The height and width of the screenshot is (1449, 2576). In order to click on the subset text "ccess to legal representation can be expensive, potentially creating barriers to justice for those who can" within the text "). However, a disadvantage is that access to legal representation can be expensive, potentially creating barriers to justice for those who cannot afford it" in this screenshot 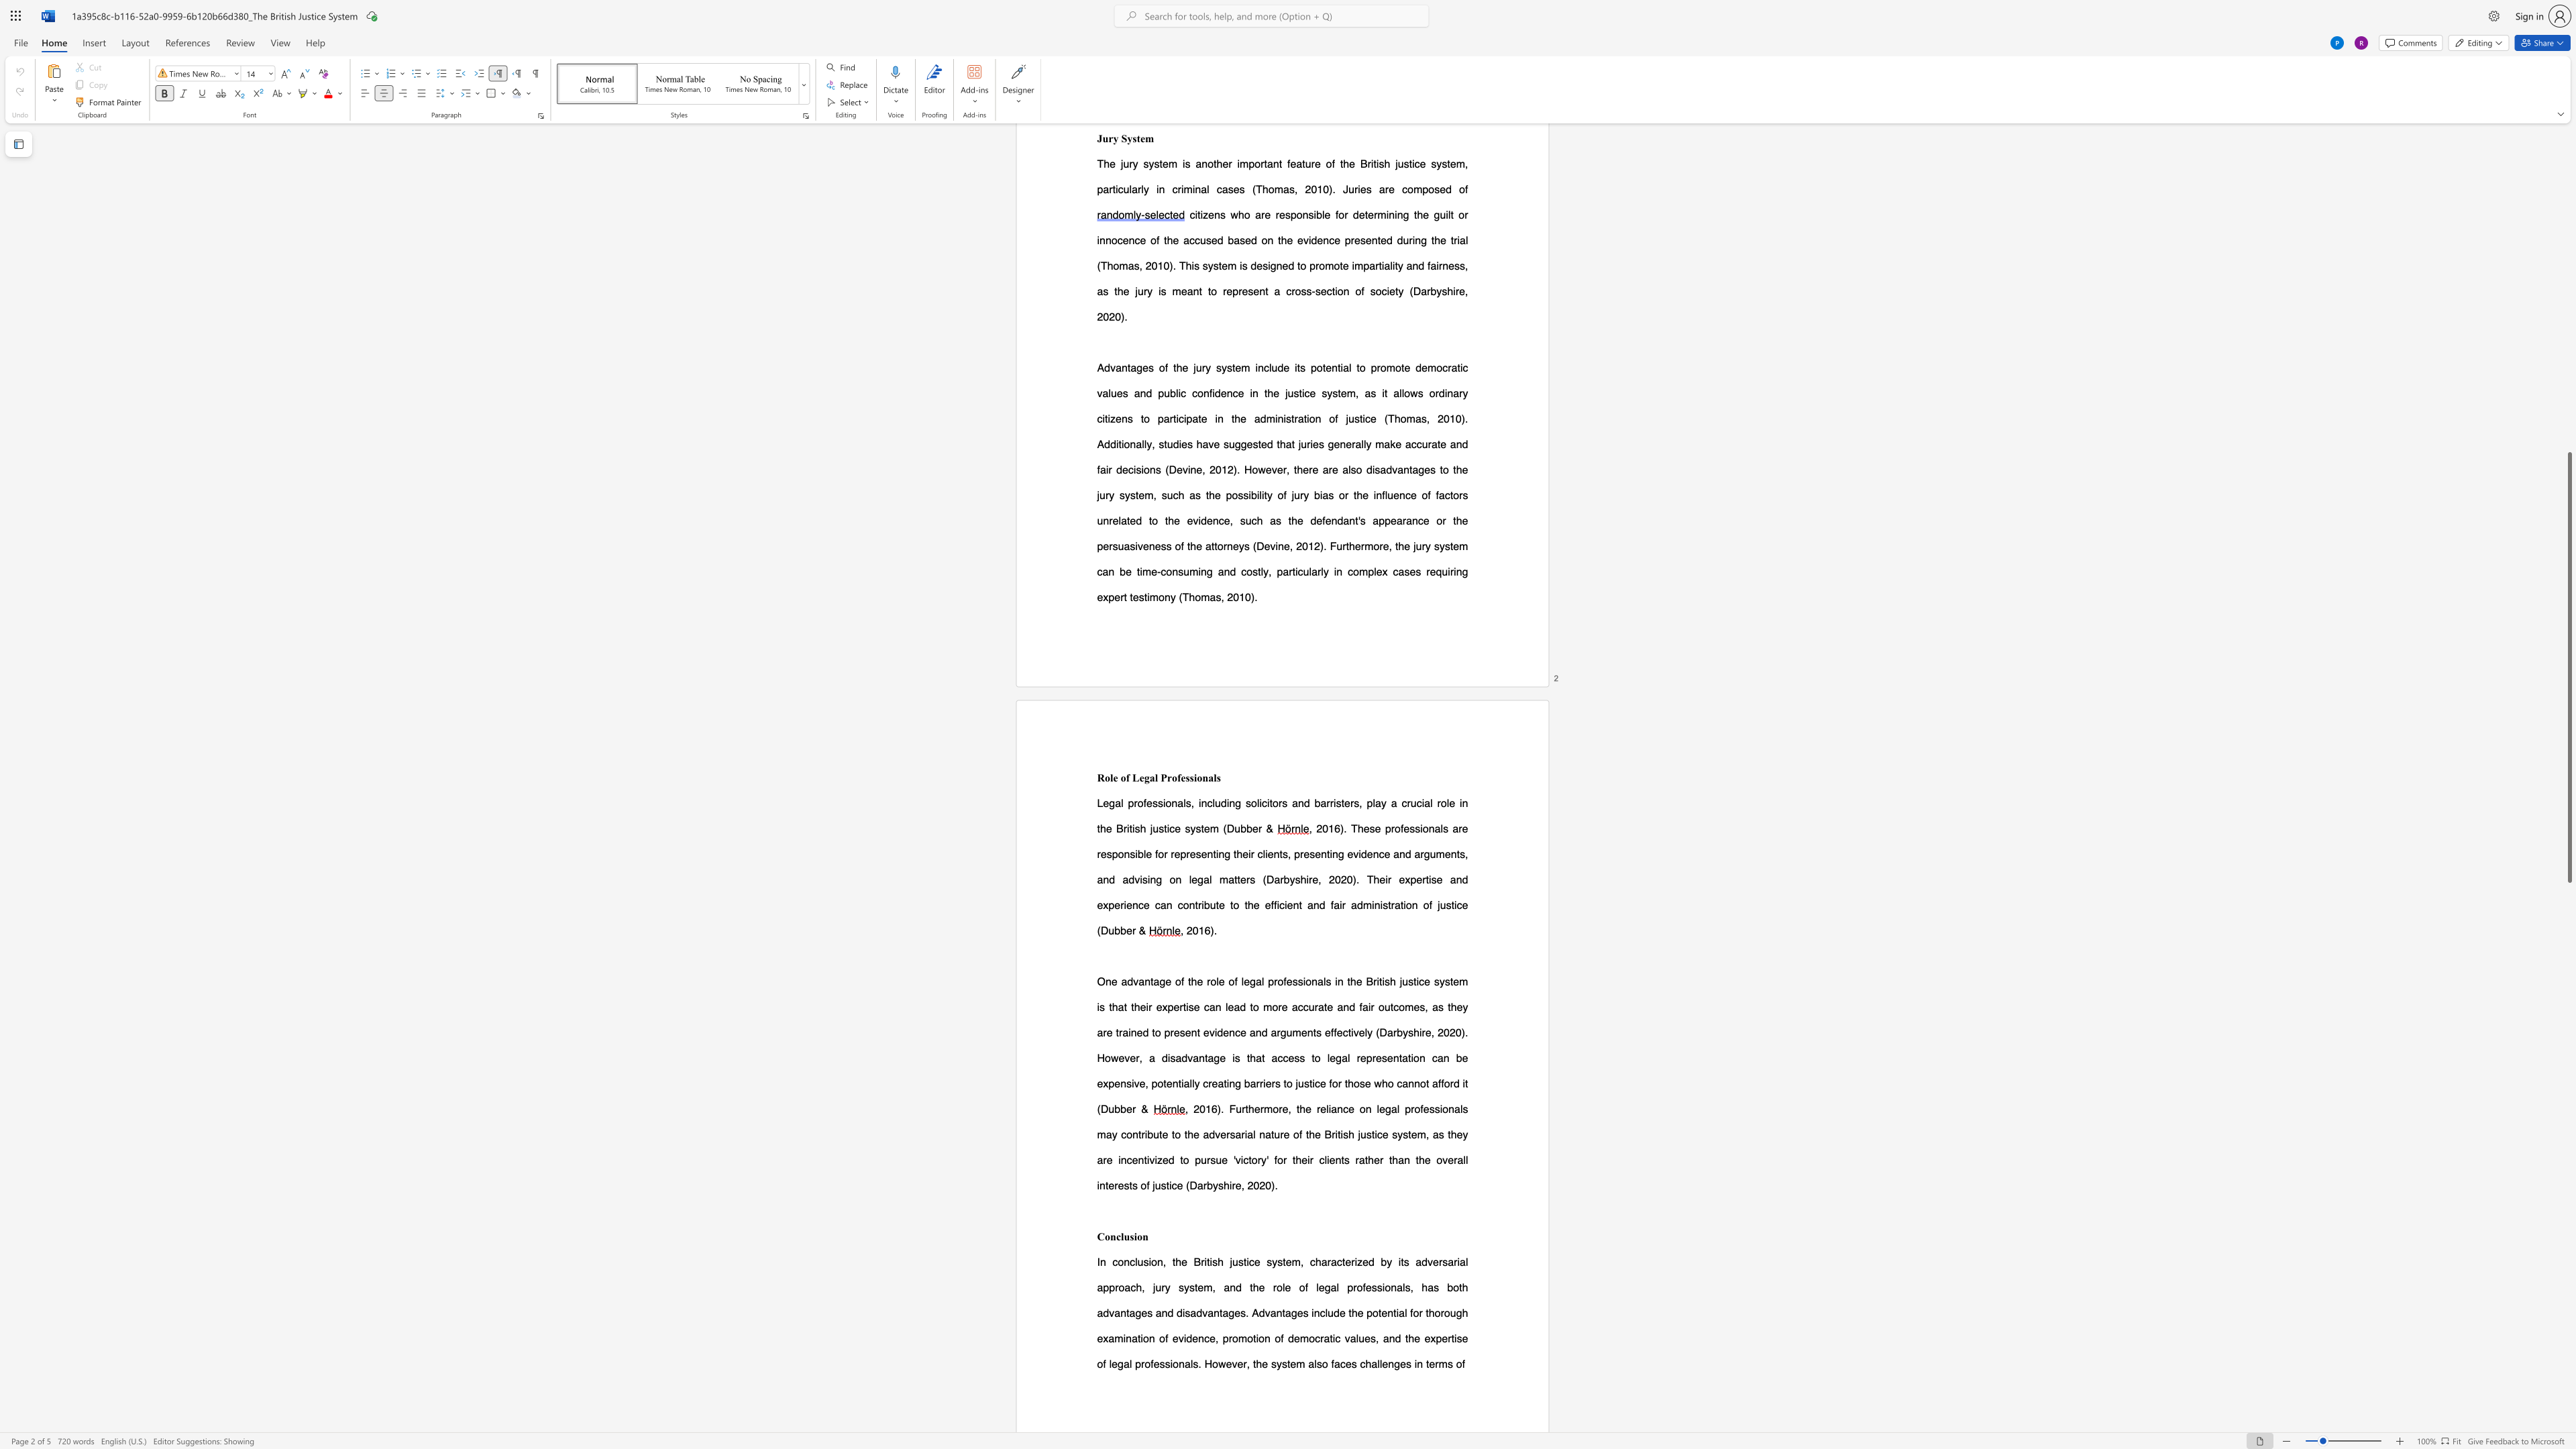, I will do `click(1276, 1057)`.